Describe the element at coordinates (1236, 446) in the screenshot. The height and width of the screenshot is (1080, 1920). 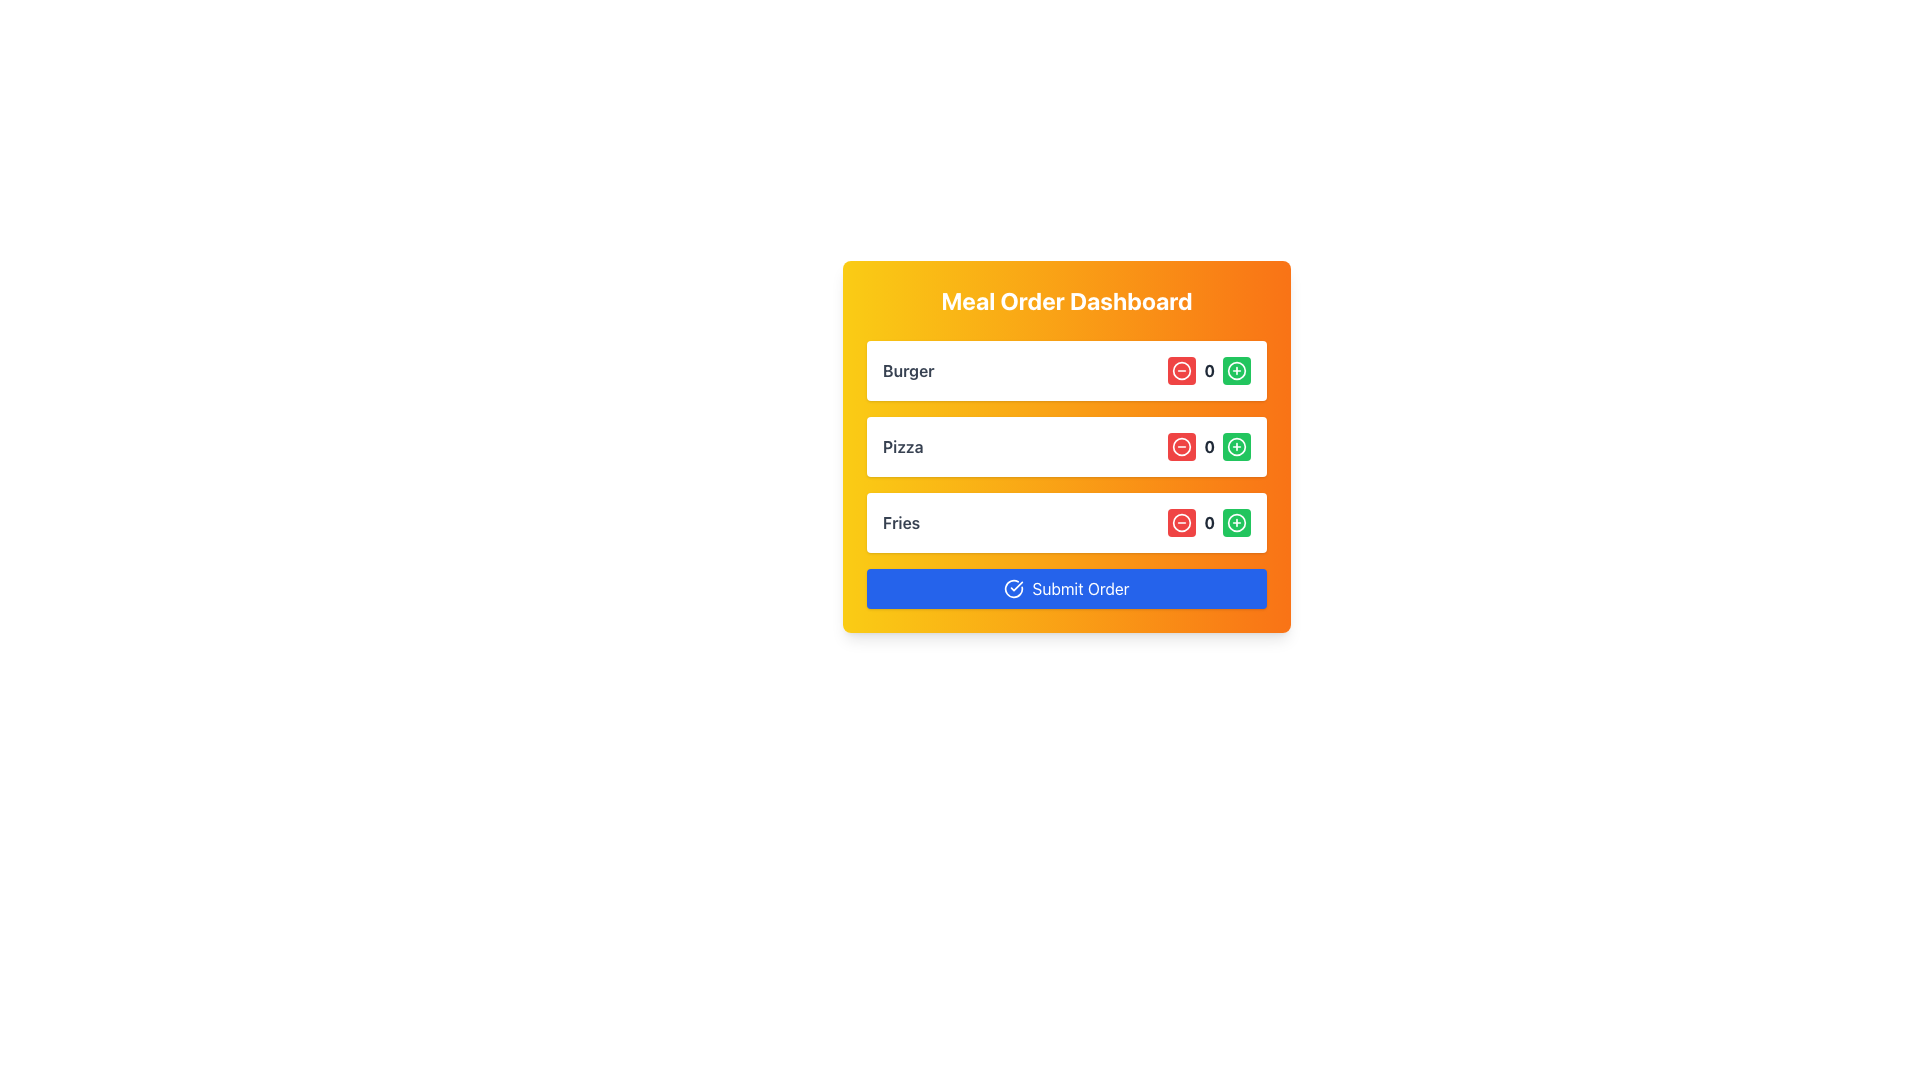
I see `the SVG graphic (circle) within the green 'Add' button located on the far right of the second row labeled with 'Pizza'` at that location.